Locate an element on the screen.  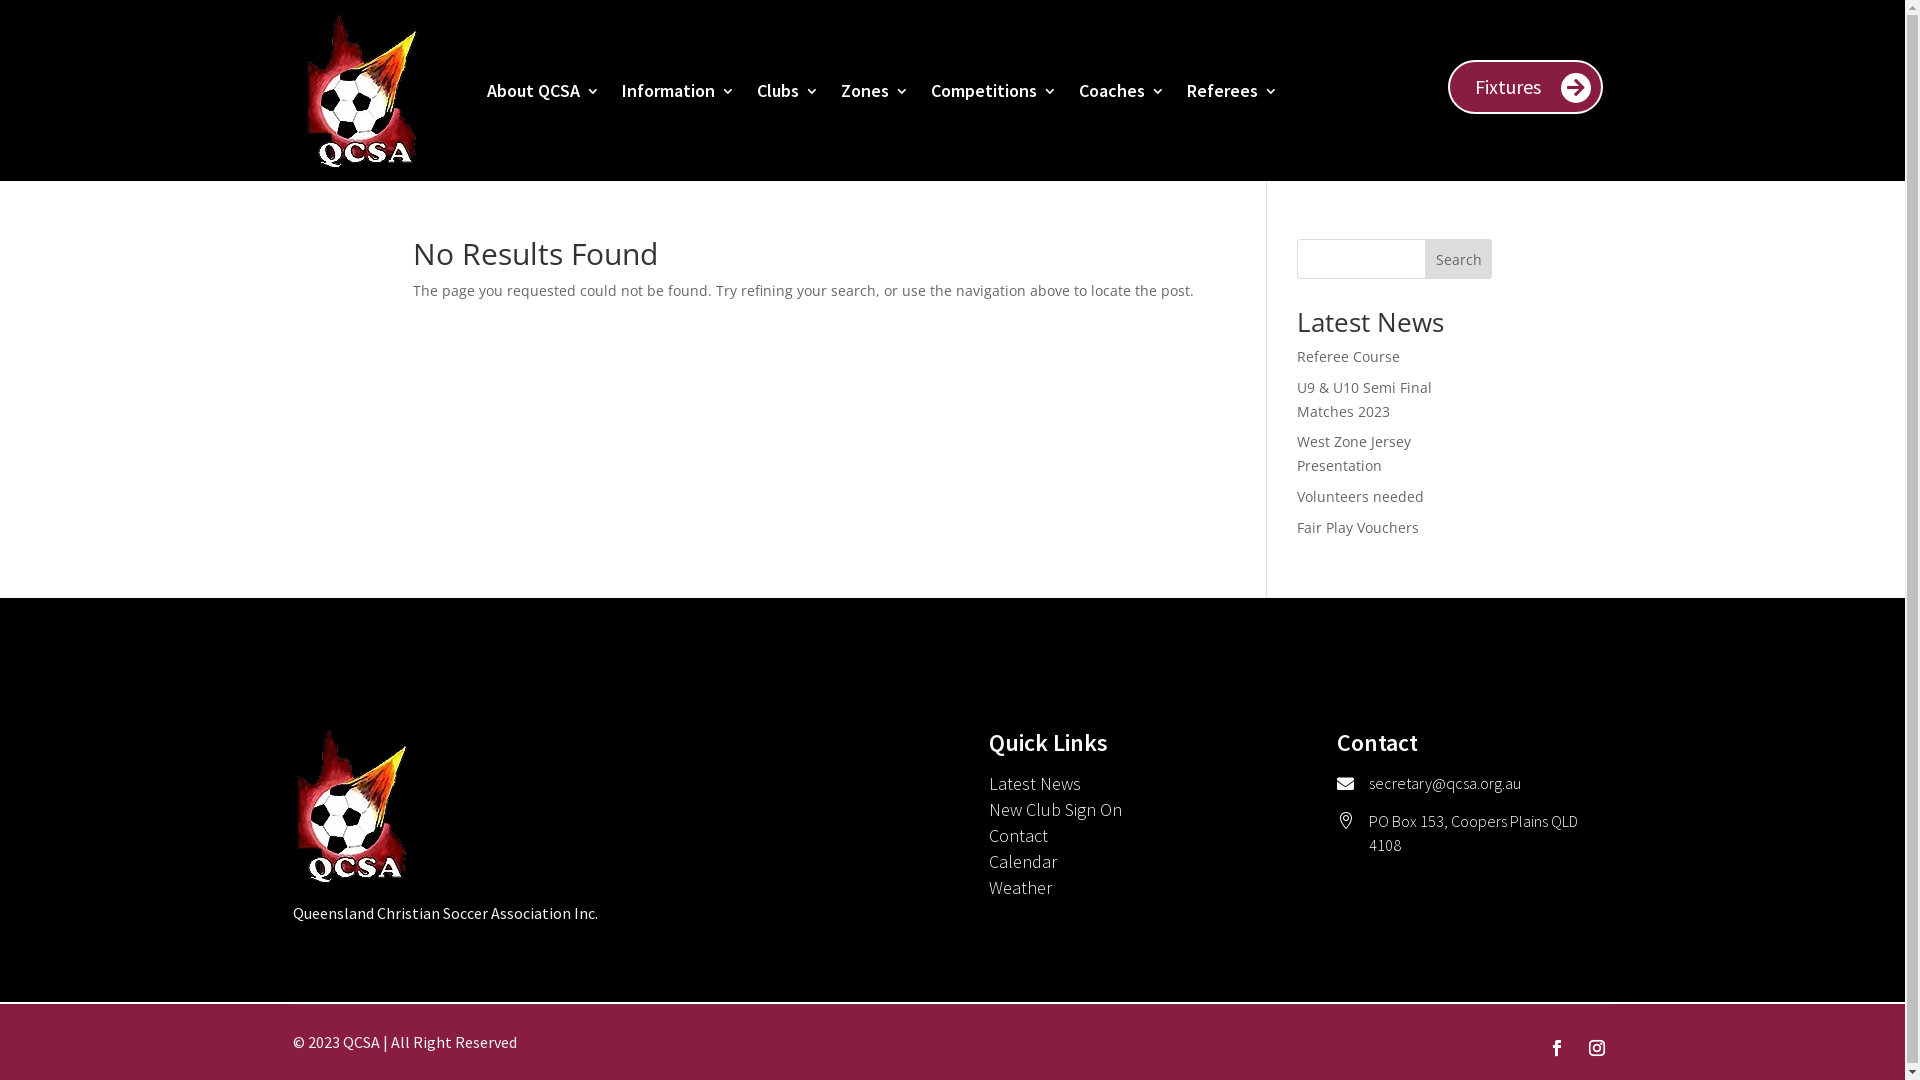
'New Club Sign On' is located at coordinates (1054, 808).